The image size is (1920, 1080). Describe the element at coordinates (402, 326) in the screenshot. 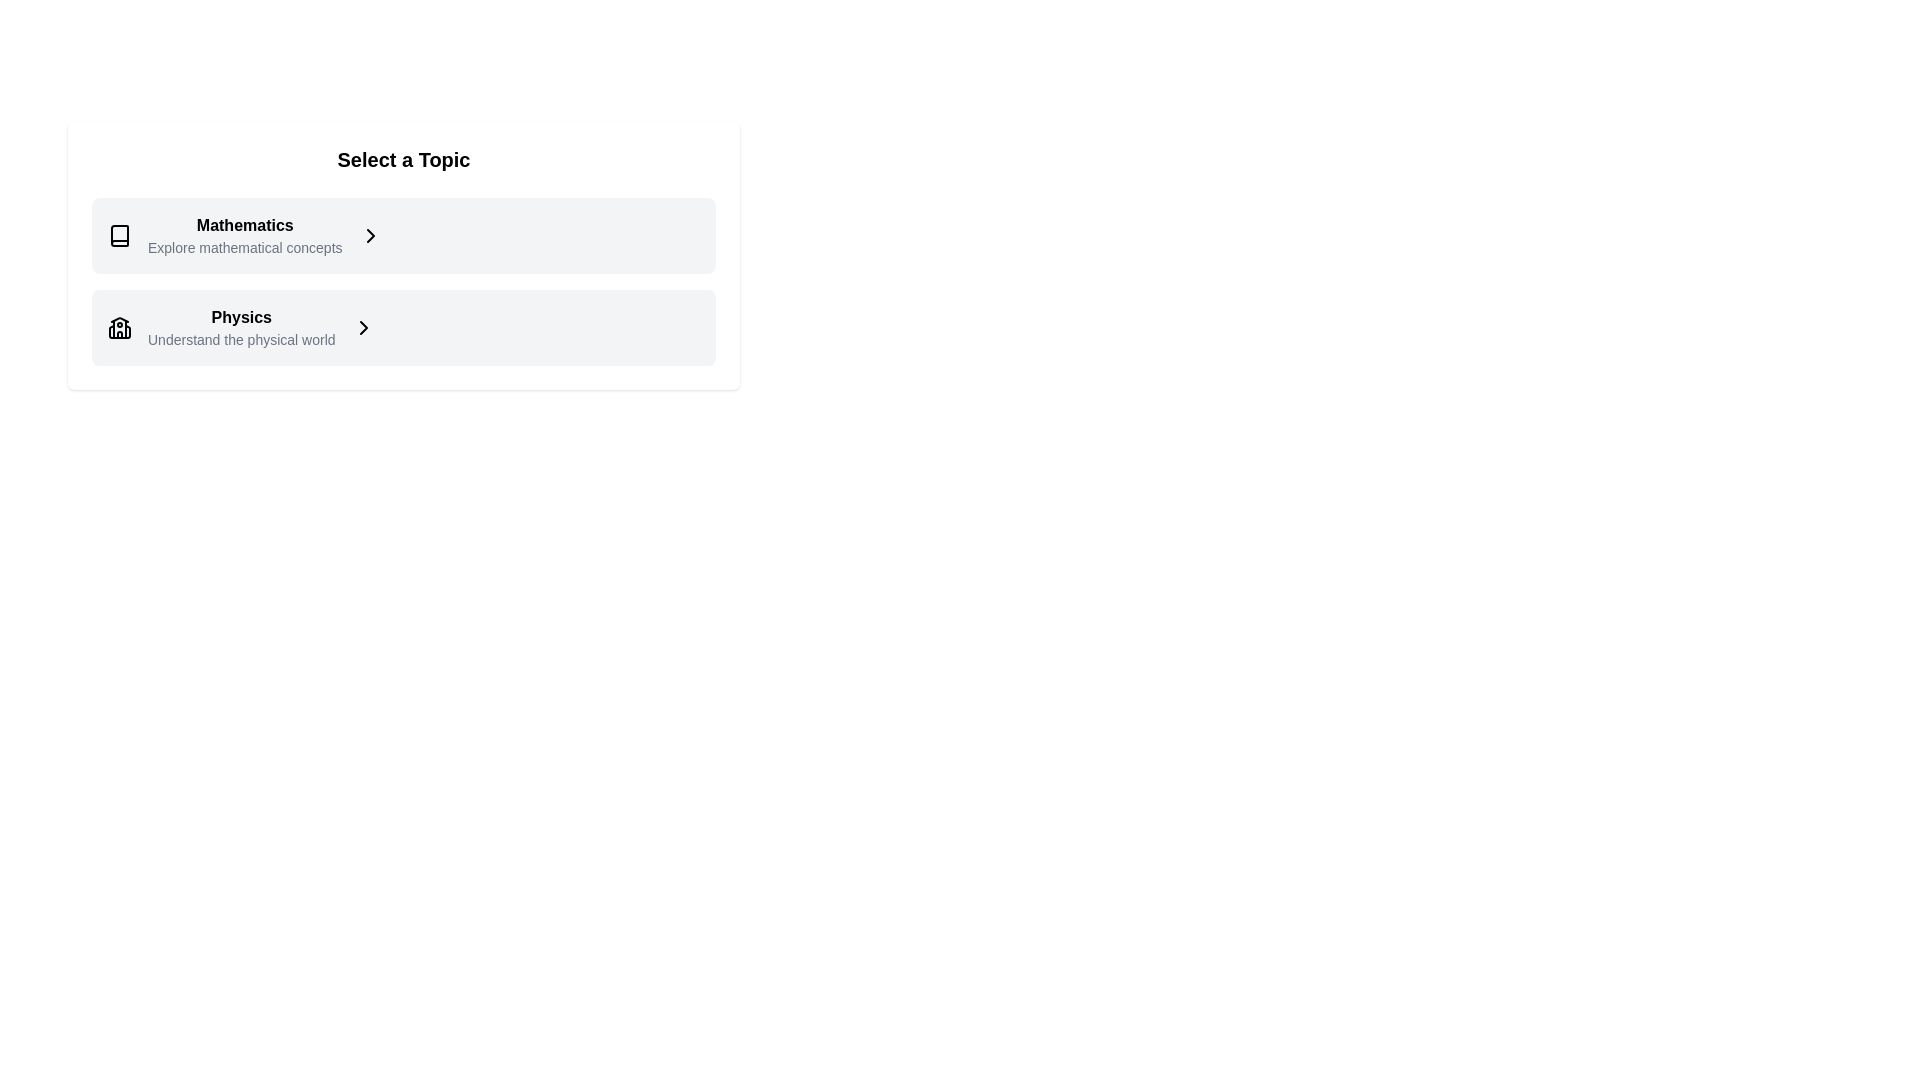

I see `the second card labeled 'Physics' in the vertically arranged list of topics` at that location.